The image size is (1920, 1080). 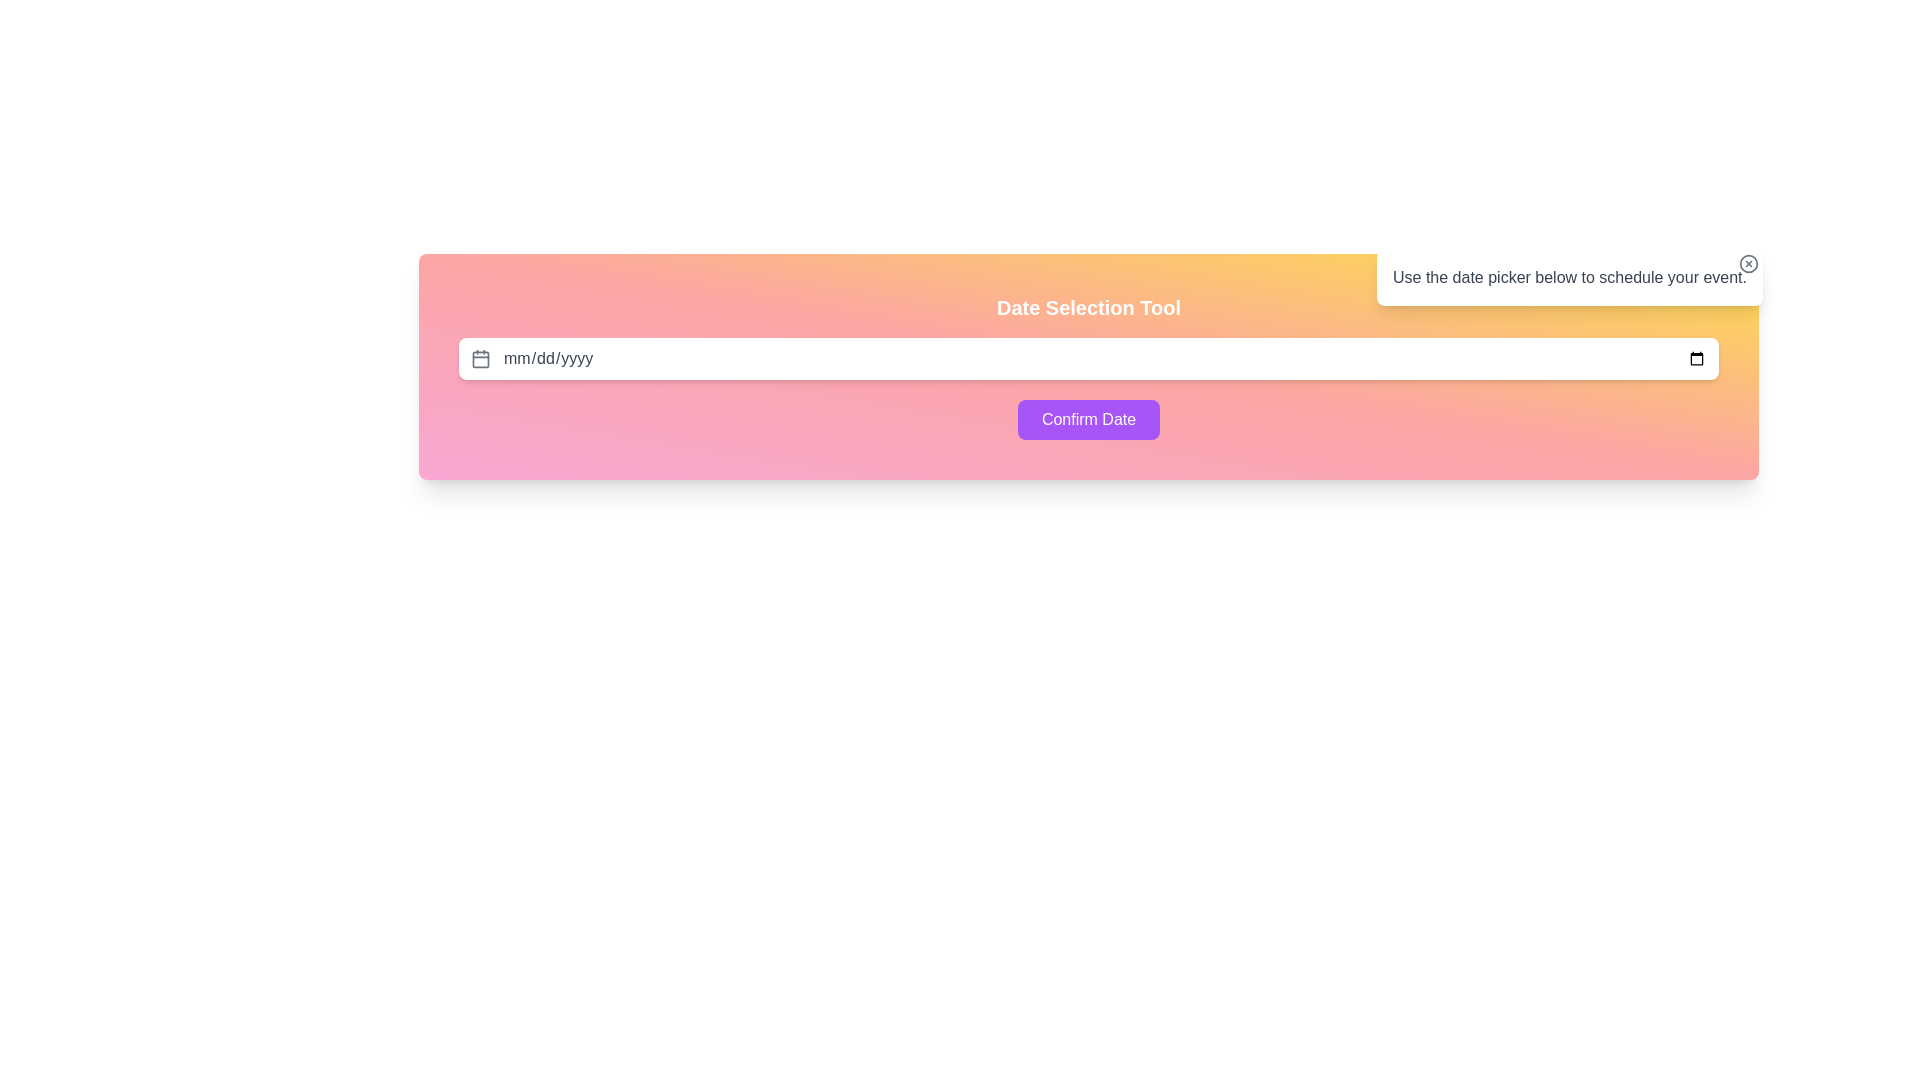 I want to click on the calendar icon element that contains the square with rounded corners by clicking on its center, so click(x=480, y=357).